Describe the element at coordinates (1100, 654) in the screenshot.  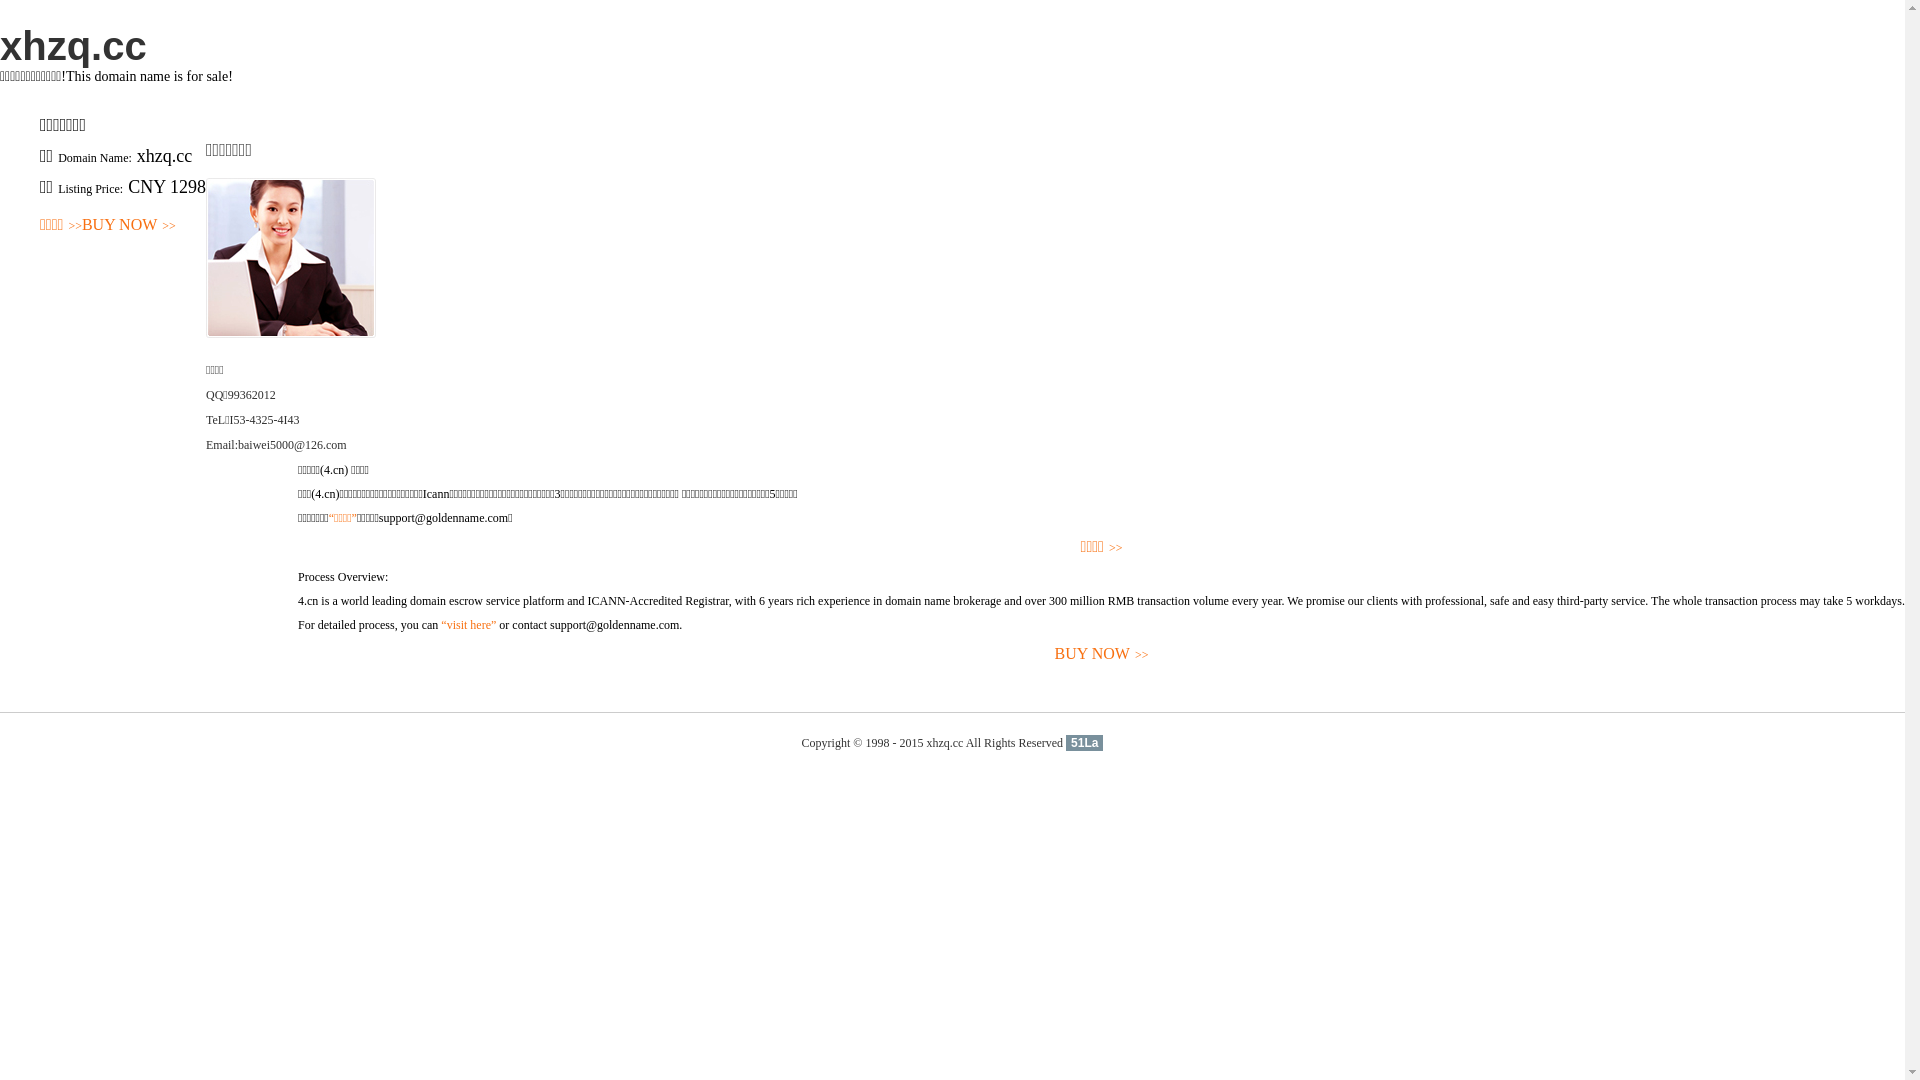
I see `'BUY NOW>>'` at that location.